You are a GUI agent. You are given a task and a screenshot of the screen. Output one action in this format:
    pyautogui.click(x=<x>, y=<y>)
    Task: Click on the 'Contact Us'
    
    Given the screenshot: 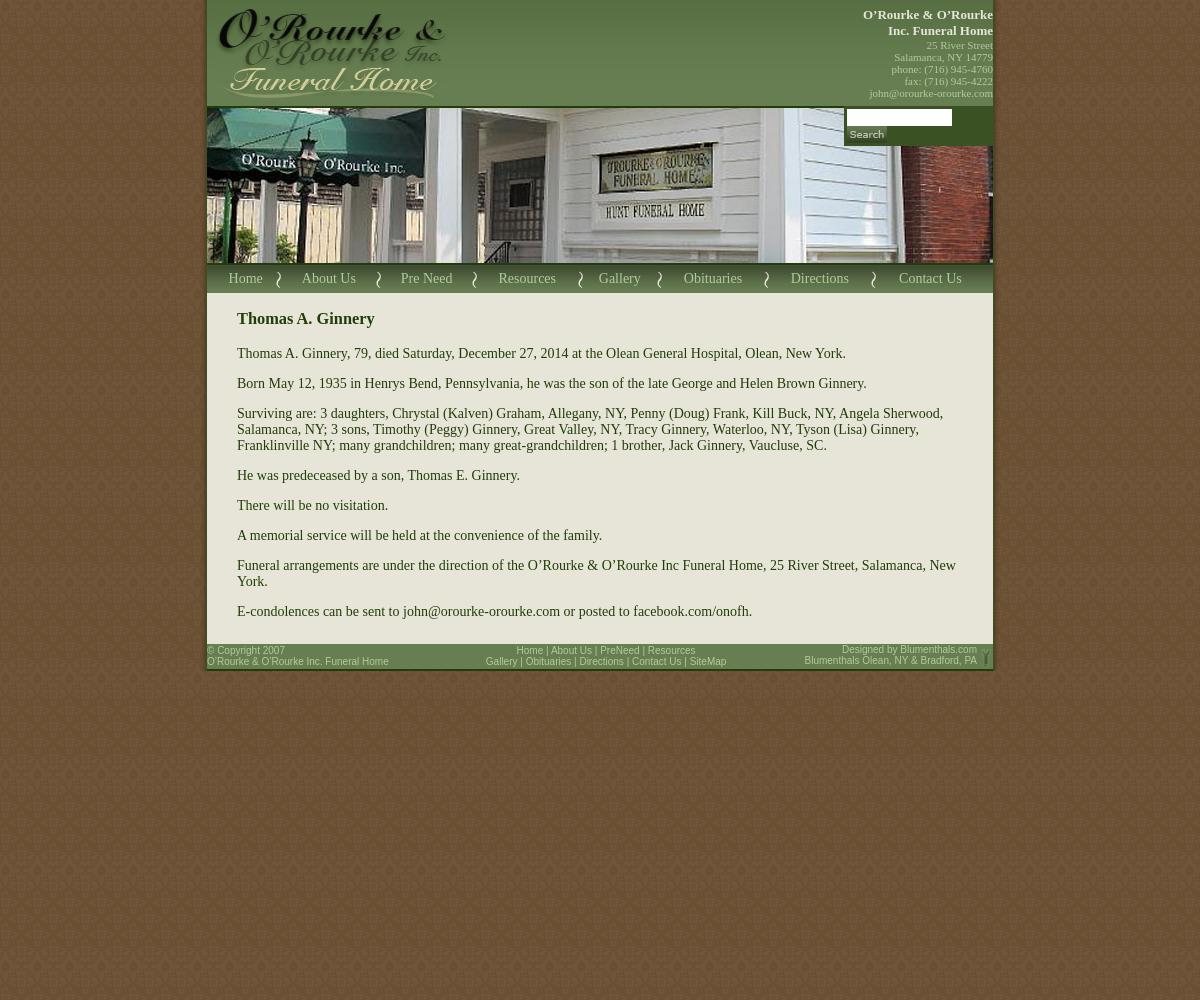 What is the action you would take?
    pyautogui.click(x=930, y=277)
    